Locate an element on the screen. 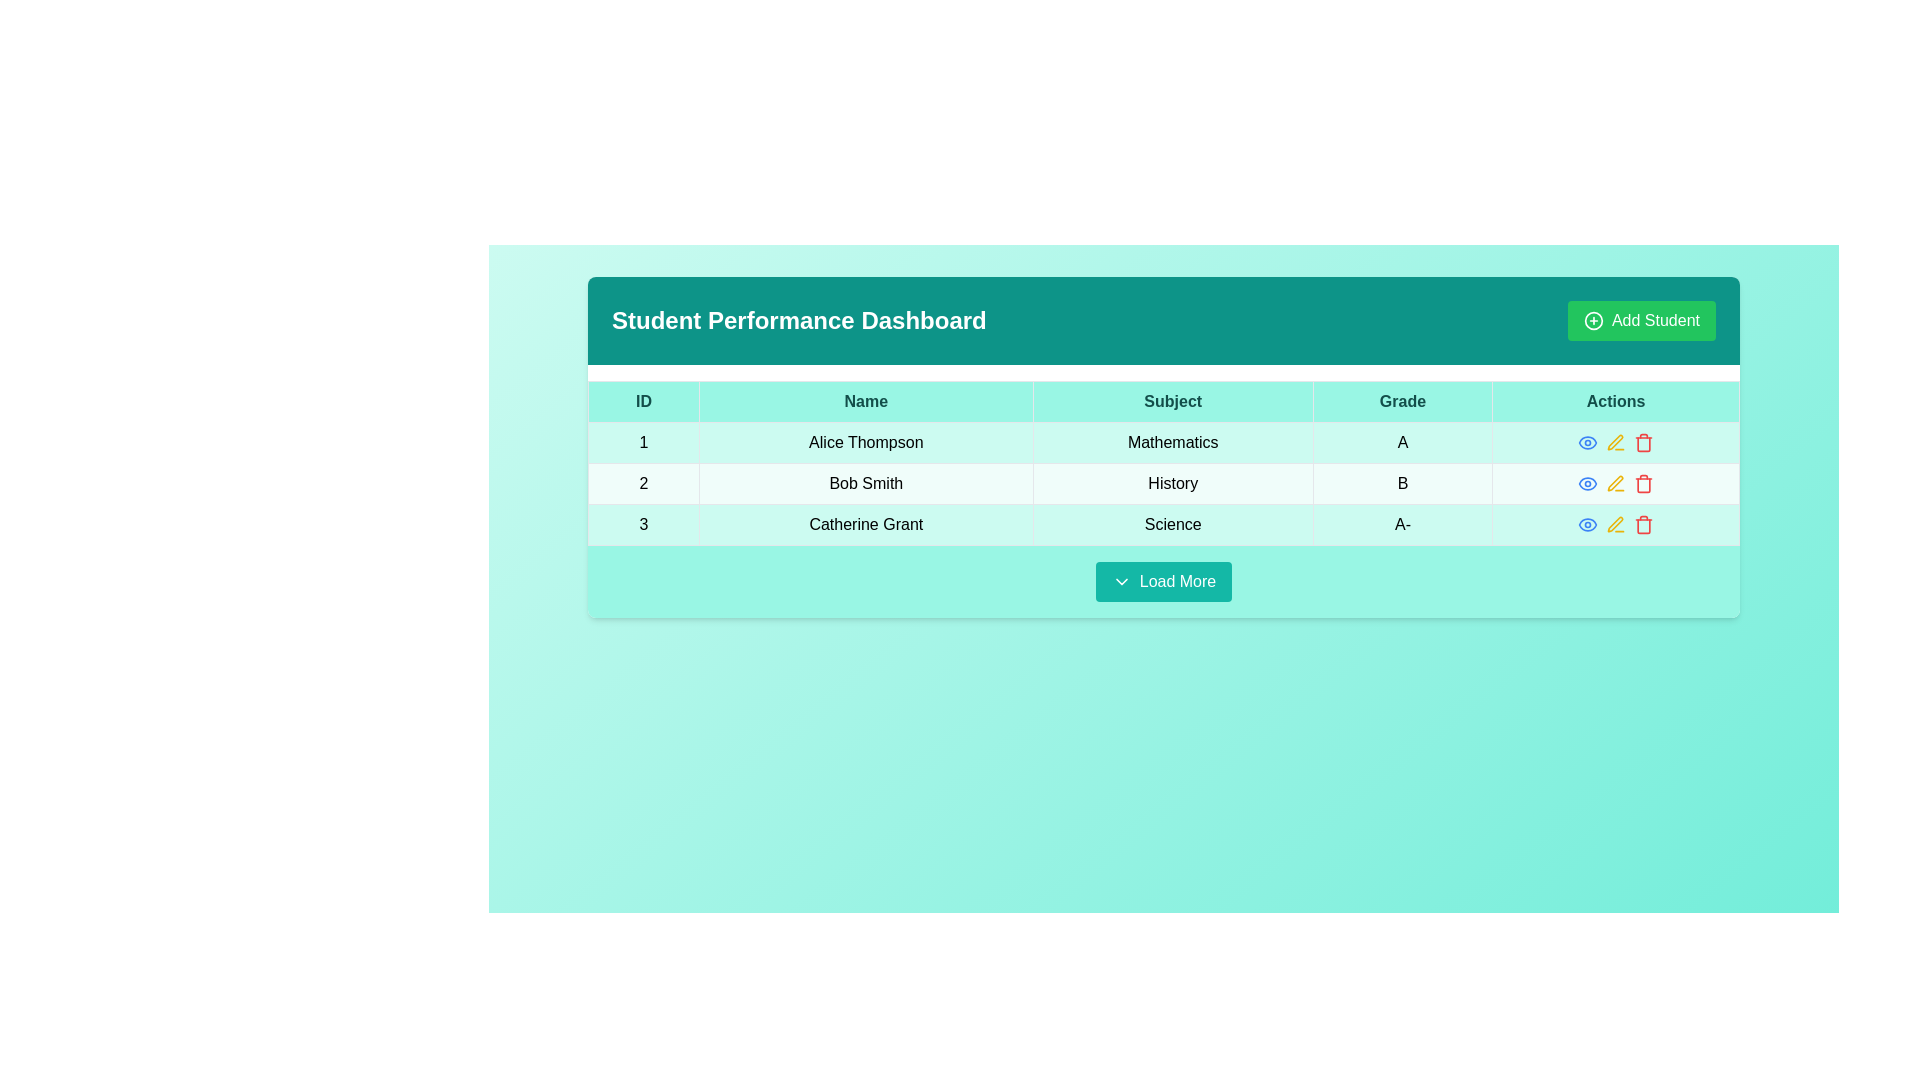 This screenshot has height=1080, width=1920. the 'Subject' column header in the table, which is positioned as the third column header, immediately to the right of 'Name' and to the left of 'Grade' is located at coordinates (1173, 401).